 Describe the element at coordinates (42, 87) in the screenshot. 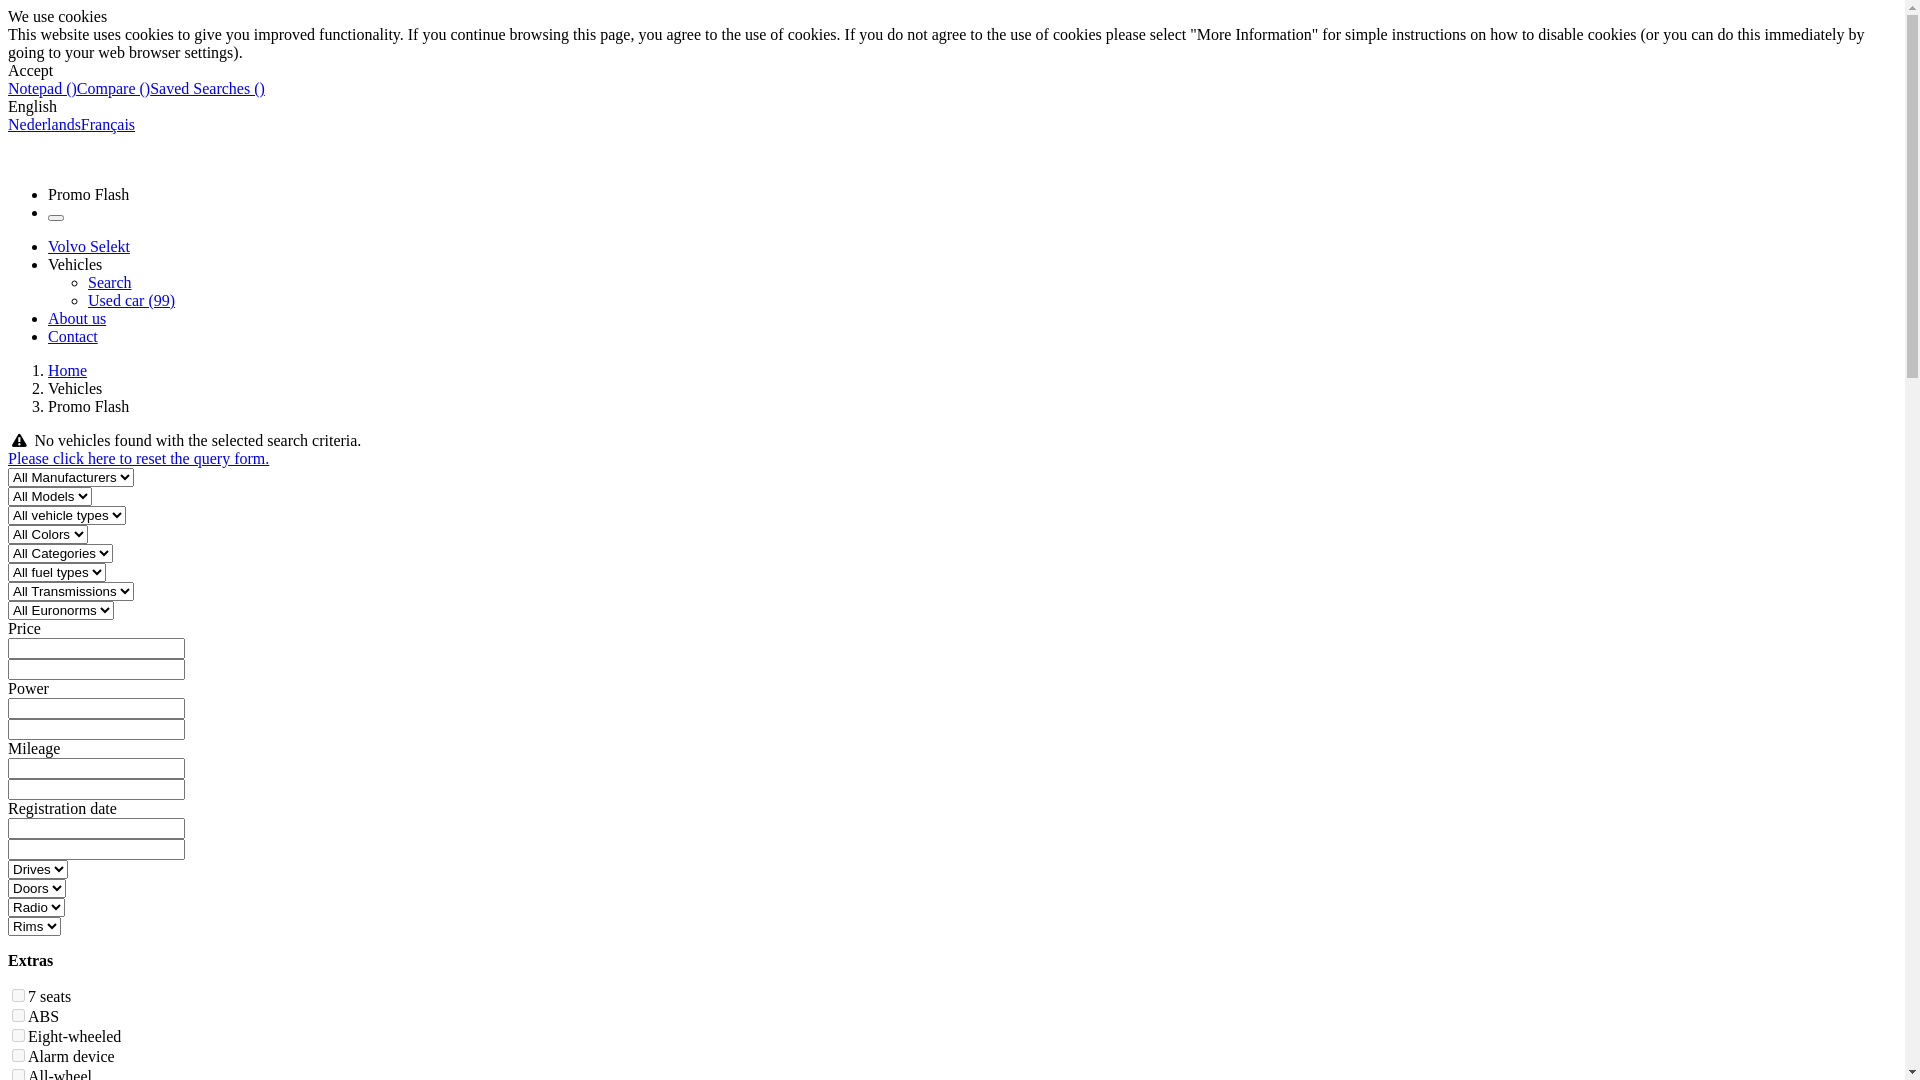

I see `'Notepad ()'` at that location.